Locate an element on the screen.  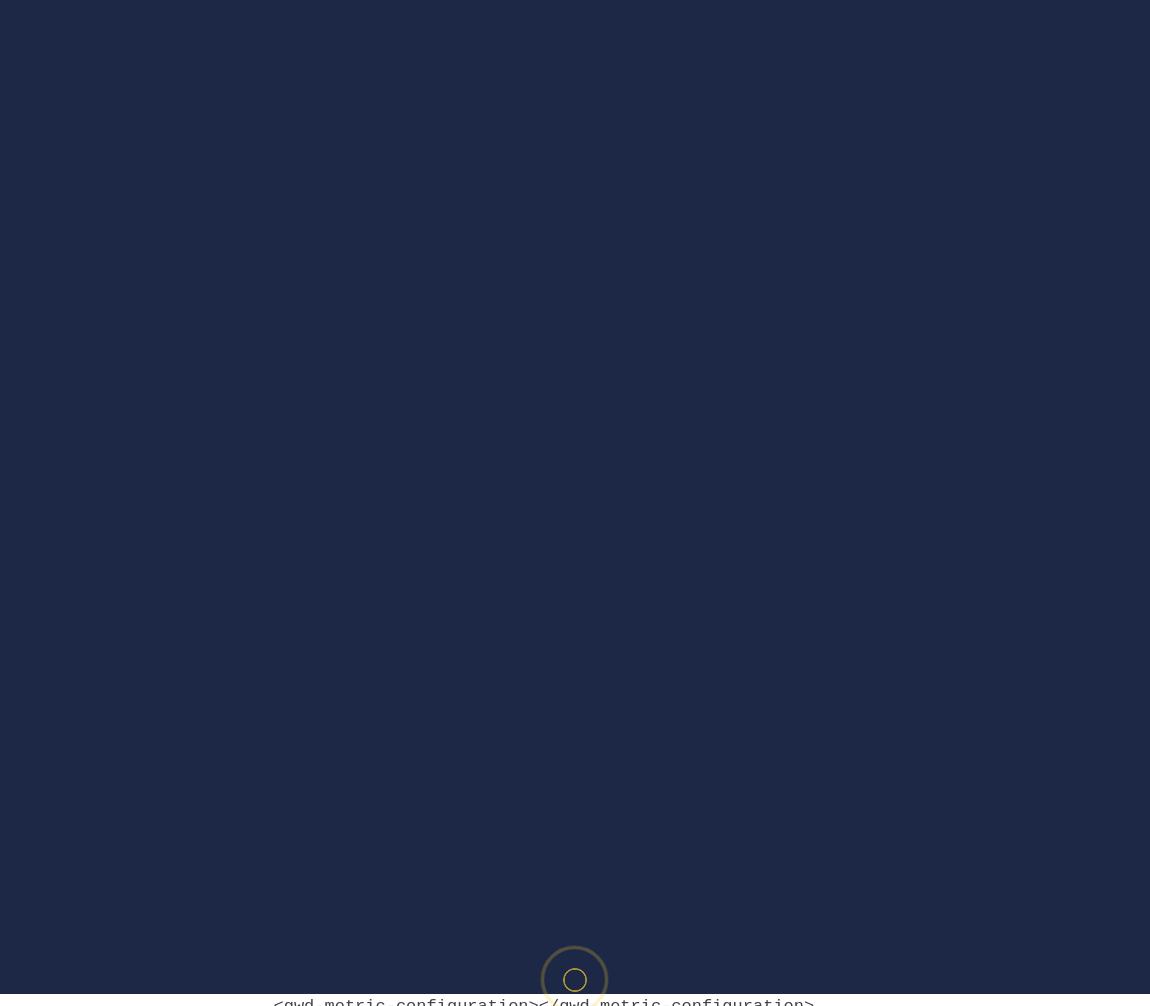
'<script data-source="gwddoubleclick_min.js" data-version="1.8" data-exports-type="gwd-doubleclick" type="text/javascript" src="gwddoubleclick_min.js"></script>' is located at coordinates (548, 700).